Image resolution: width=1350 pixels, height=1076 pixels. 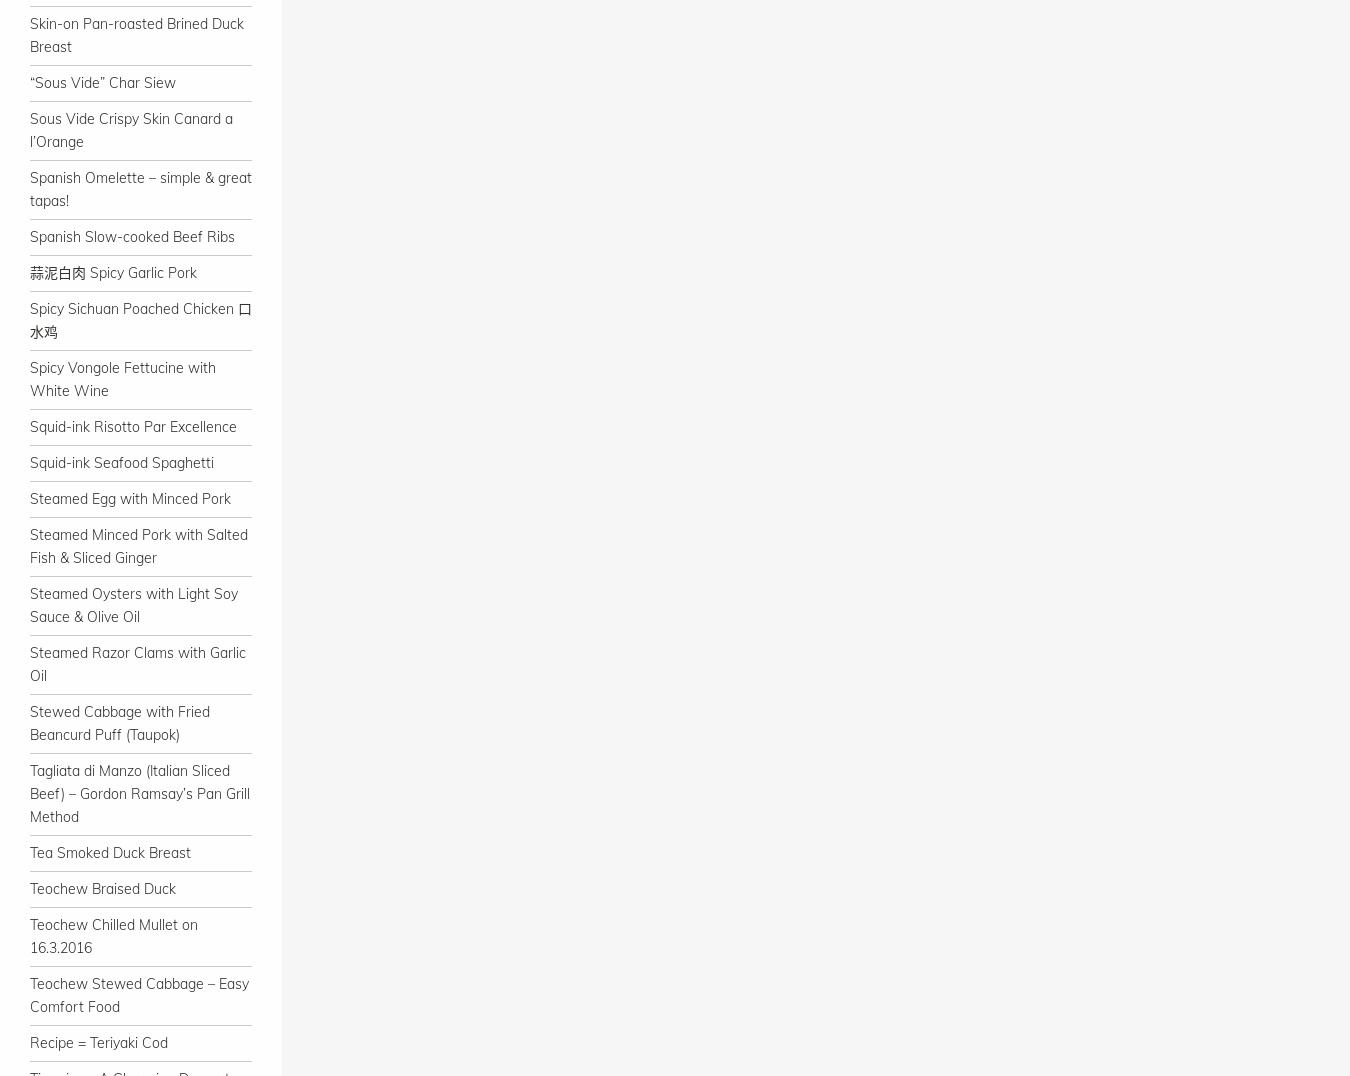 What do you see at coordinates (109, 853) in the screenshot?
I see `'Tea Smoked Duck Breast'` at bounding box center [109, 853].